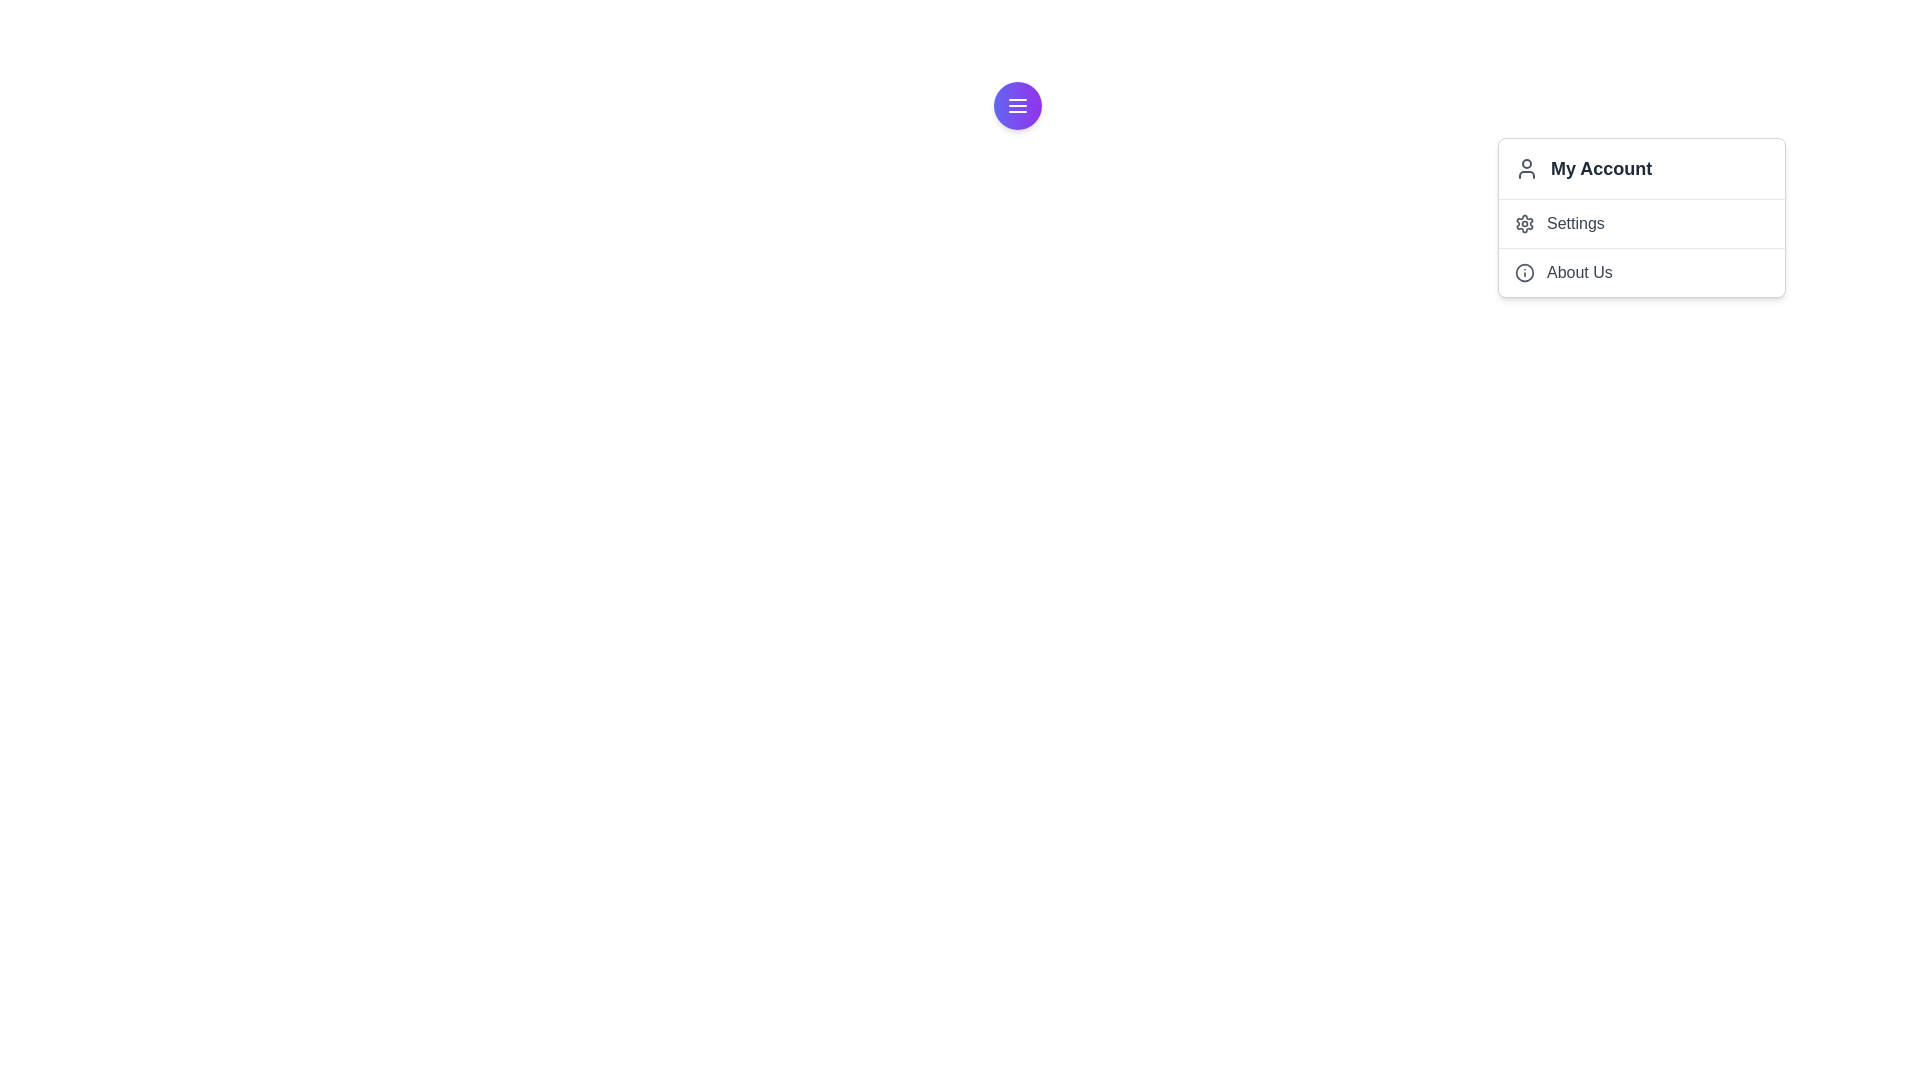 This screenshot has height=1080, width=1920. I want to click on the 'About Us' dropdown menu item located beneath the 'Settings' menu item, so click(1641, 272).